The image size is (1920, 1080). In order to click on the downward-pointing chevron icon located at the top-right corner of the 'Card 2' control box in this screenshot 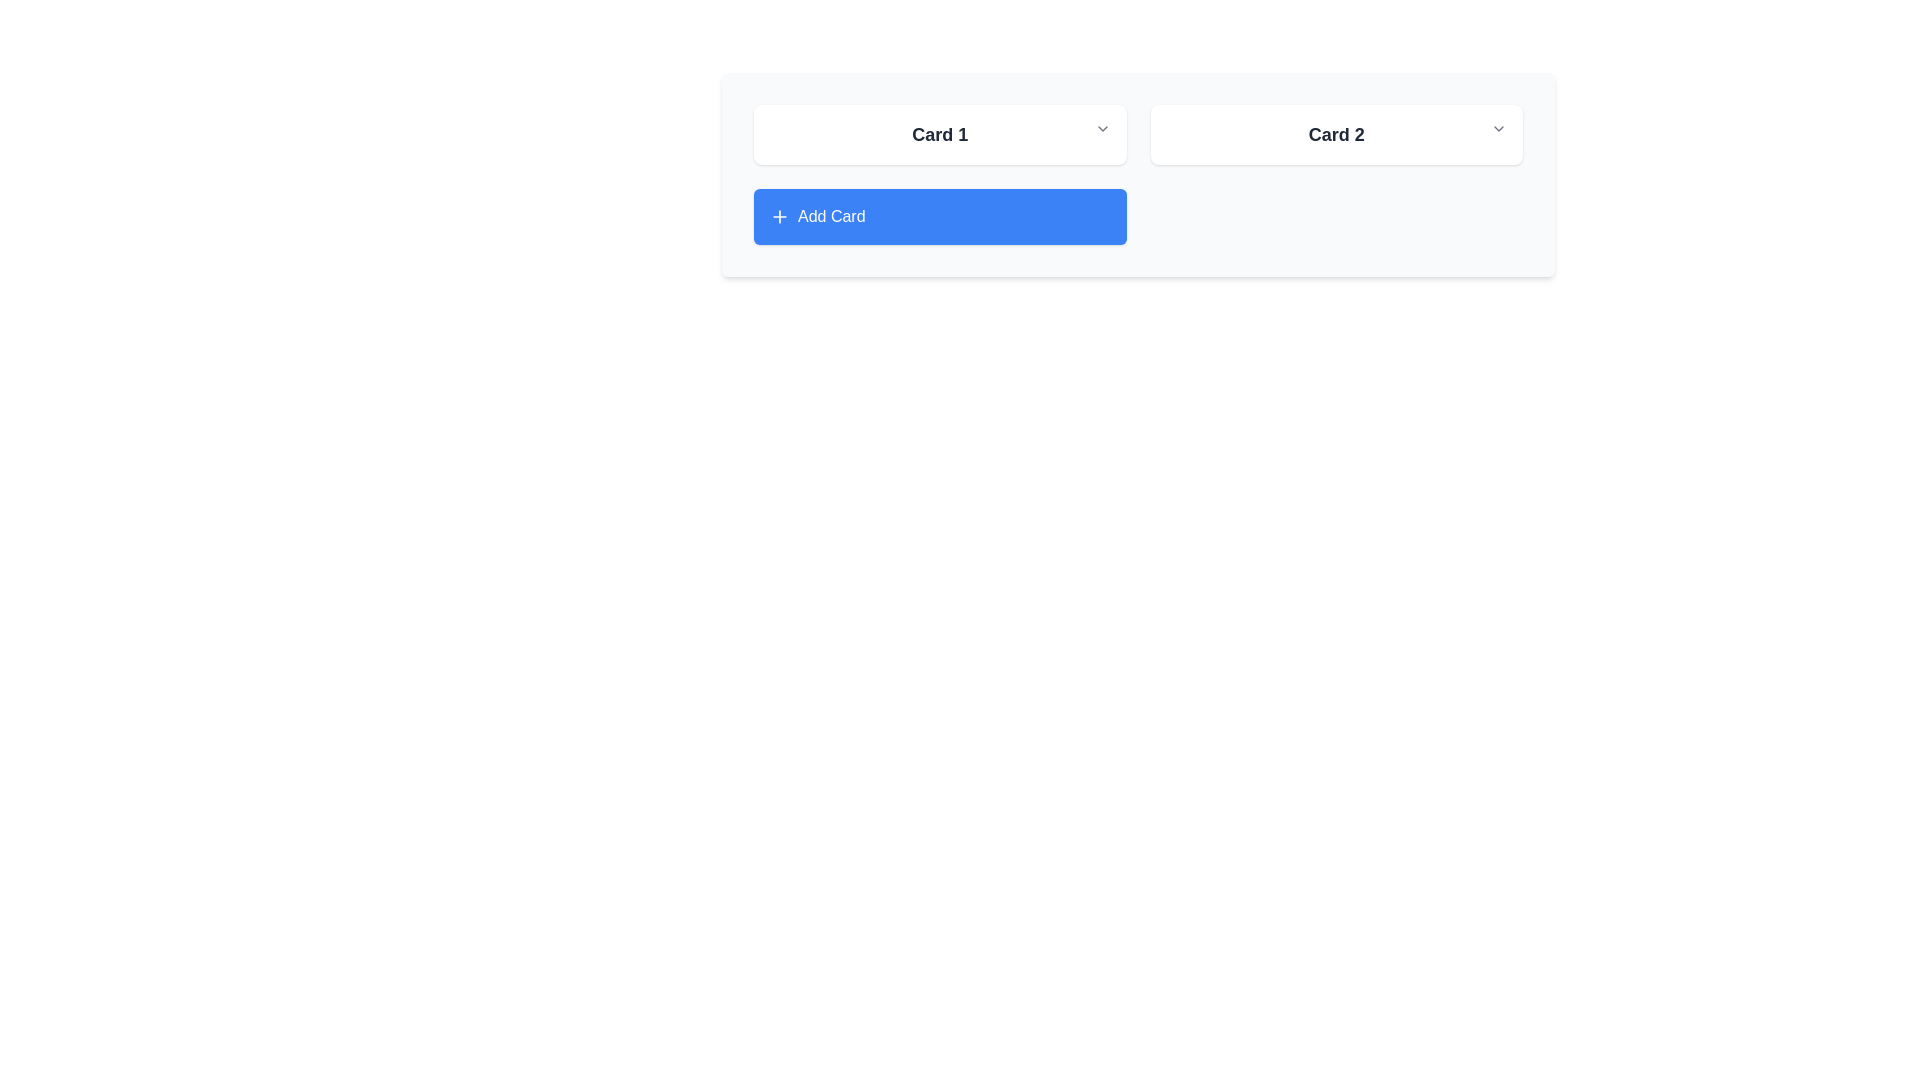, I will do `click(1498, 128)`.